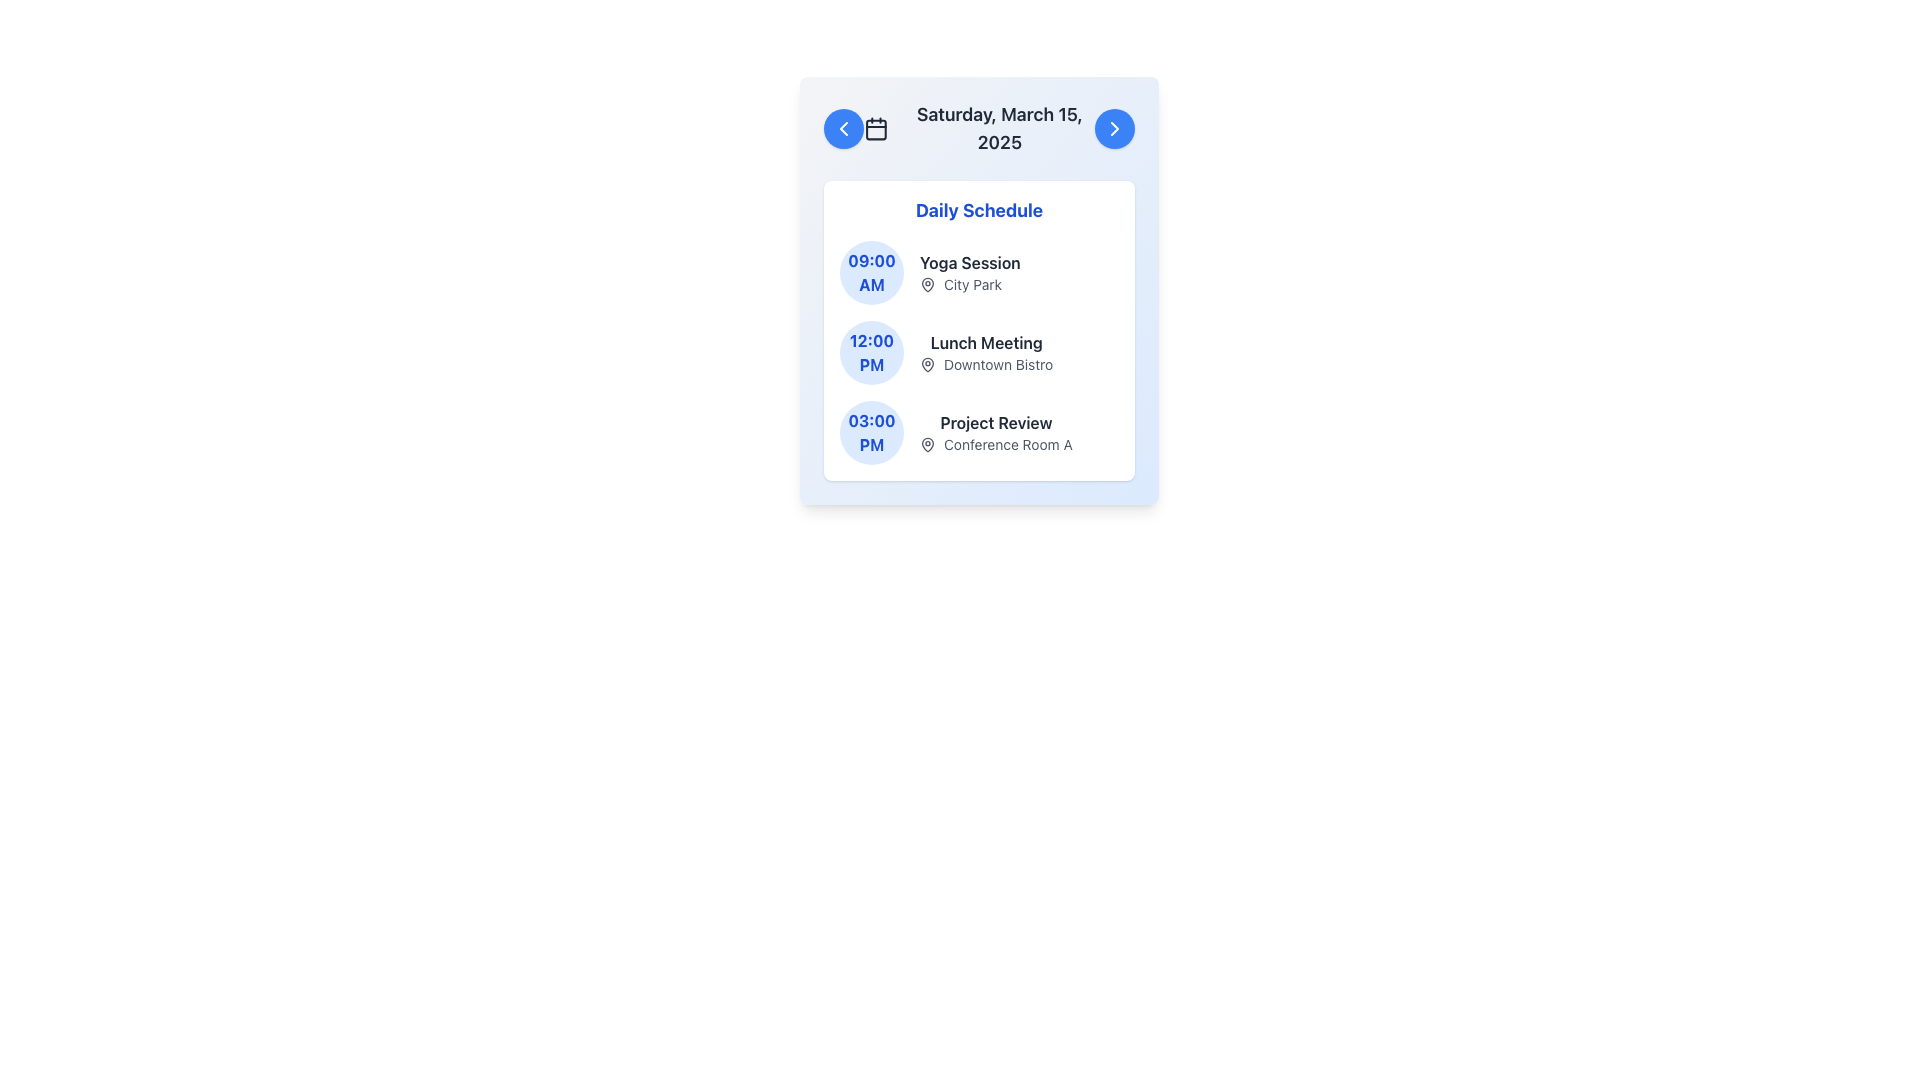 The image size is (1920, 1080). I want to click on event title 'Lunch Meeting' and location 'Downtown Bistro' from the textual block located within the schedule card, positioned below the '12:00 PM' time indicator, so click(986, 352).